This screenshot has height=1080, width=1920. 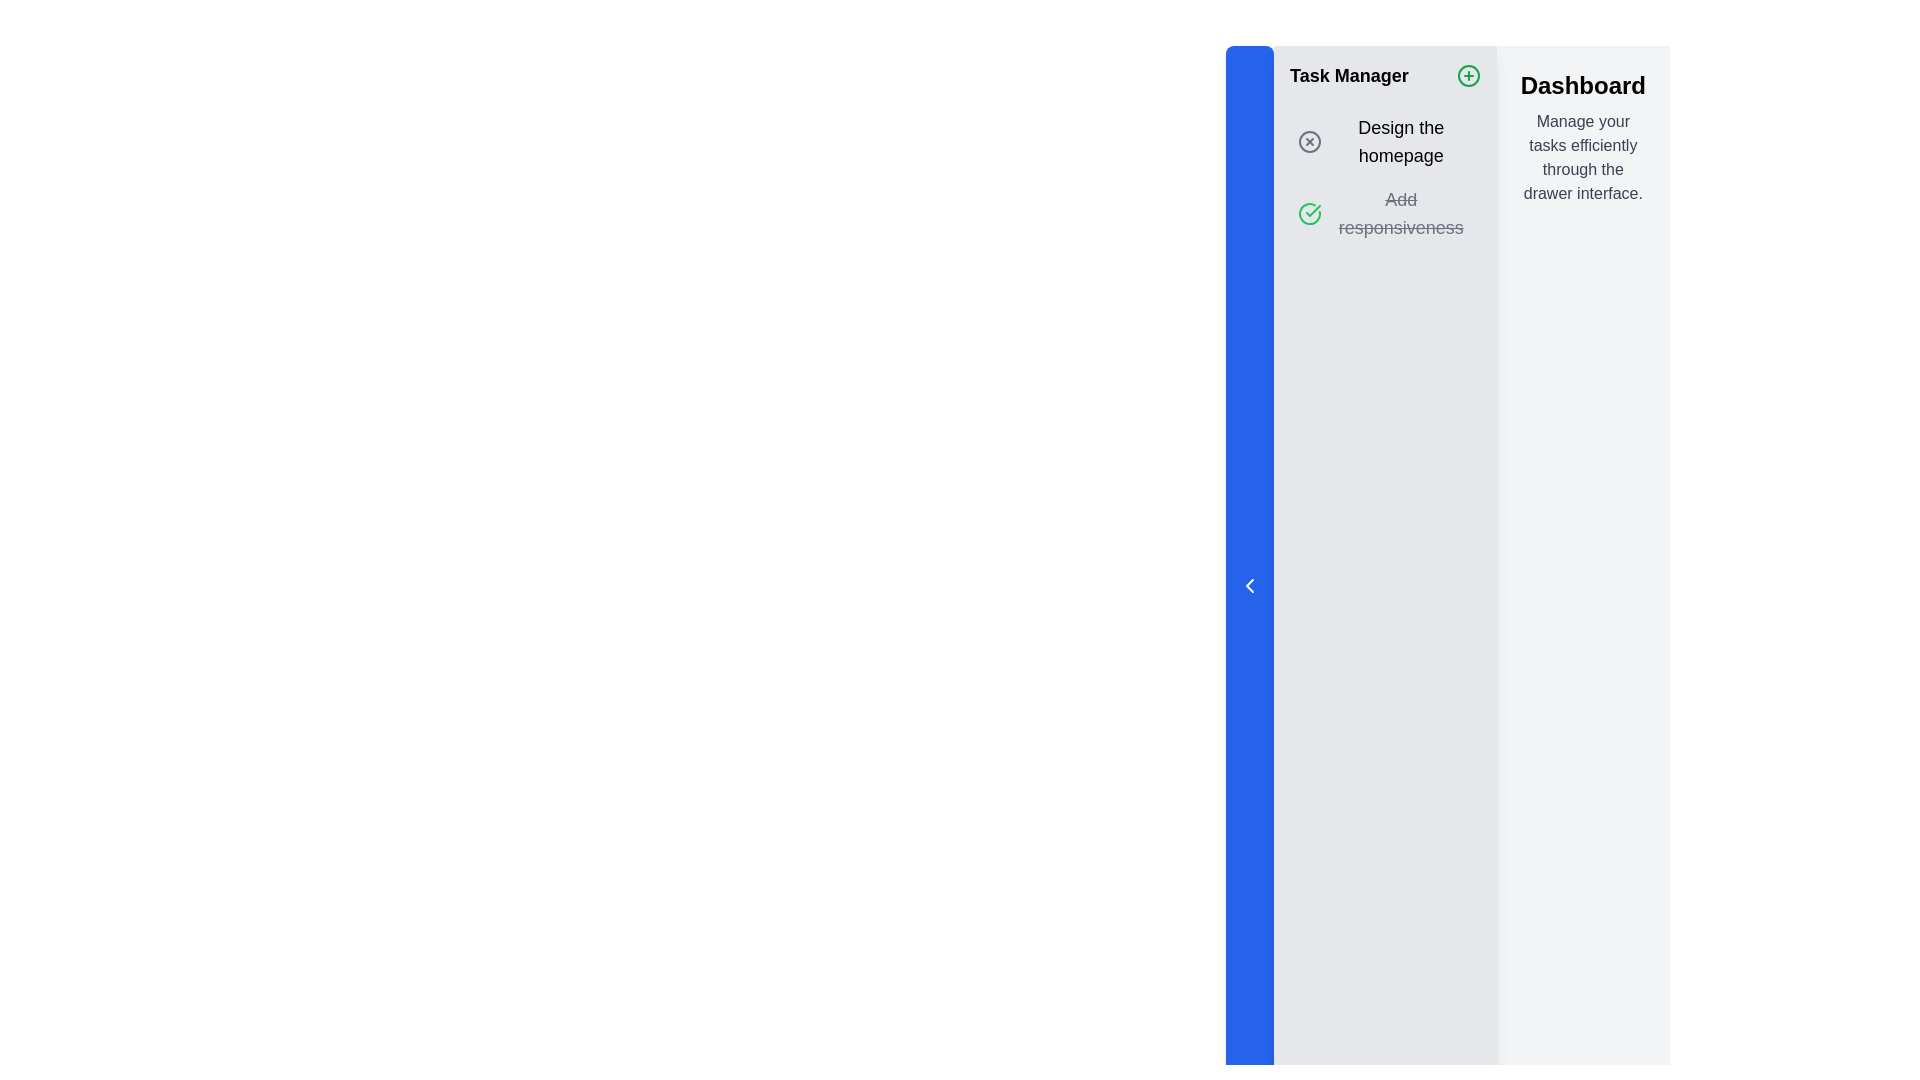 What do you see at coordinates (1582, 157) in the screenshot?
I see `the text label that reads 'Manage your tasks efficiently through the drawer interface.' located below the 'Dashboard' heading on the right panel` at bounding box center [1582, 157].